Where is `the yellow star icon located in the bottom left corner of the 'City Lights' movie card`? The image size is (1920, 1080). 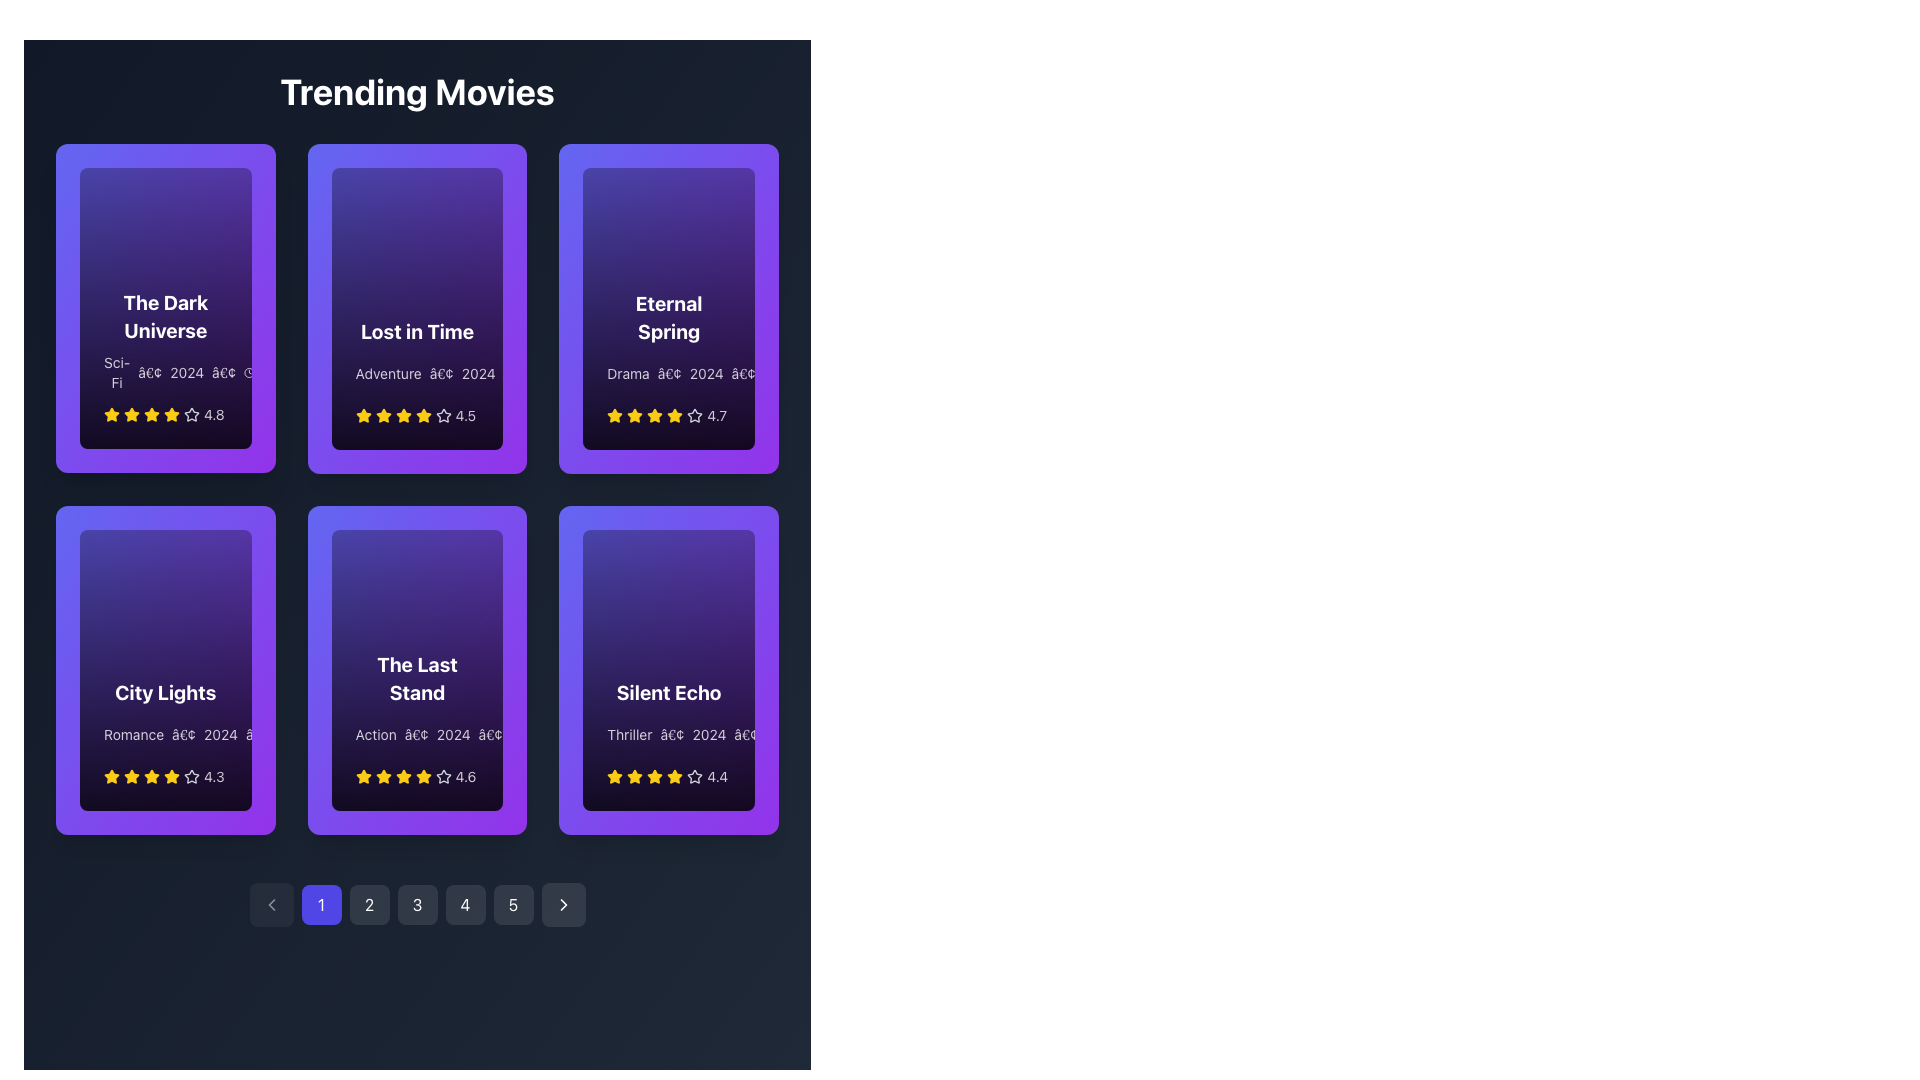
the yellow star icon located in the bottom left corner of the 'City Lights' movie card is located at coordinates (110, 775).